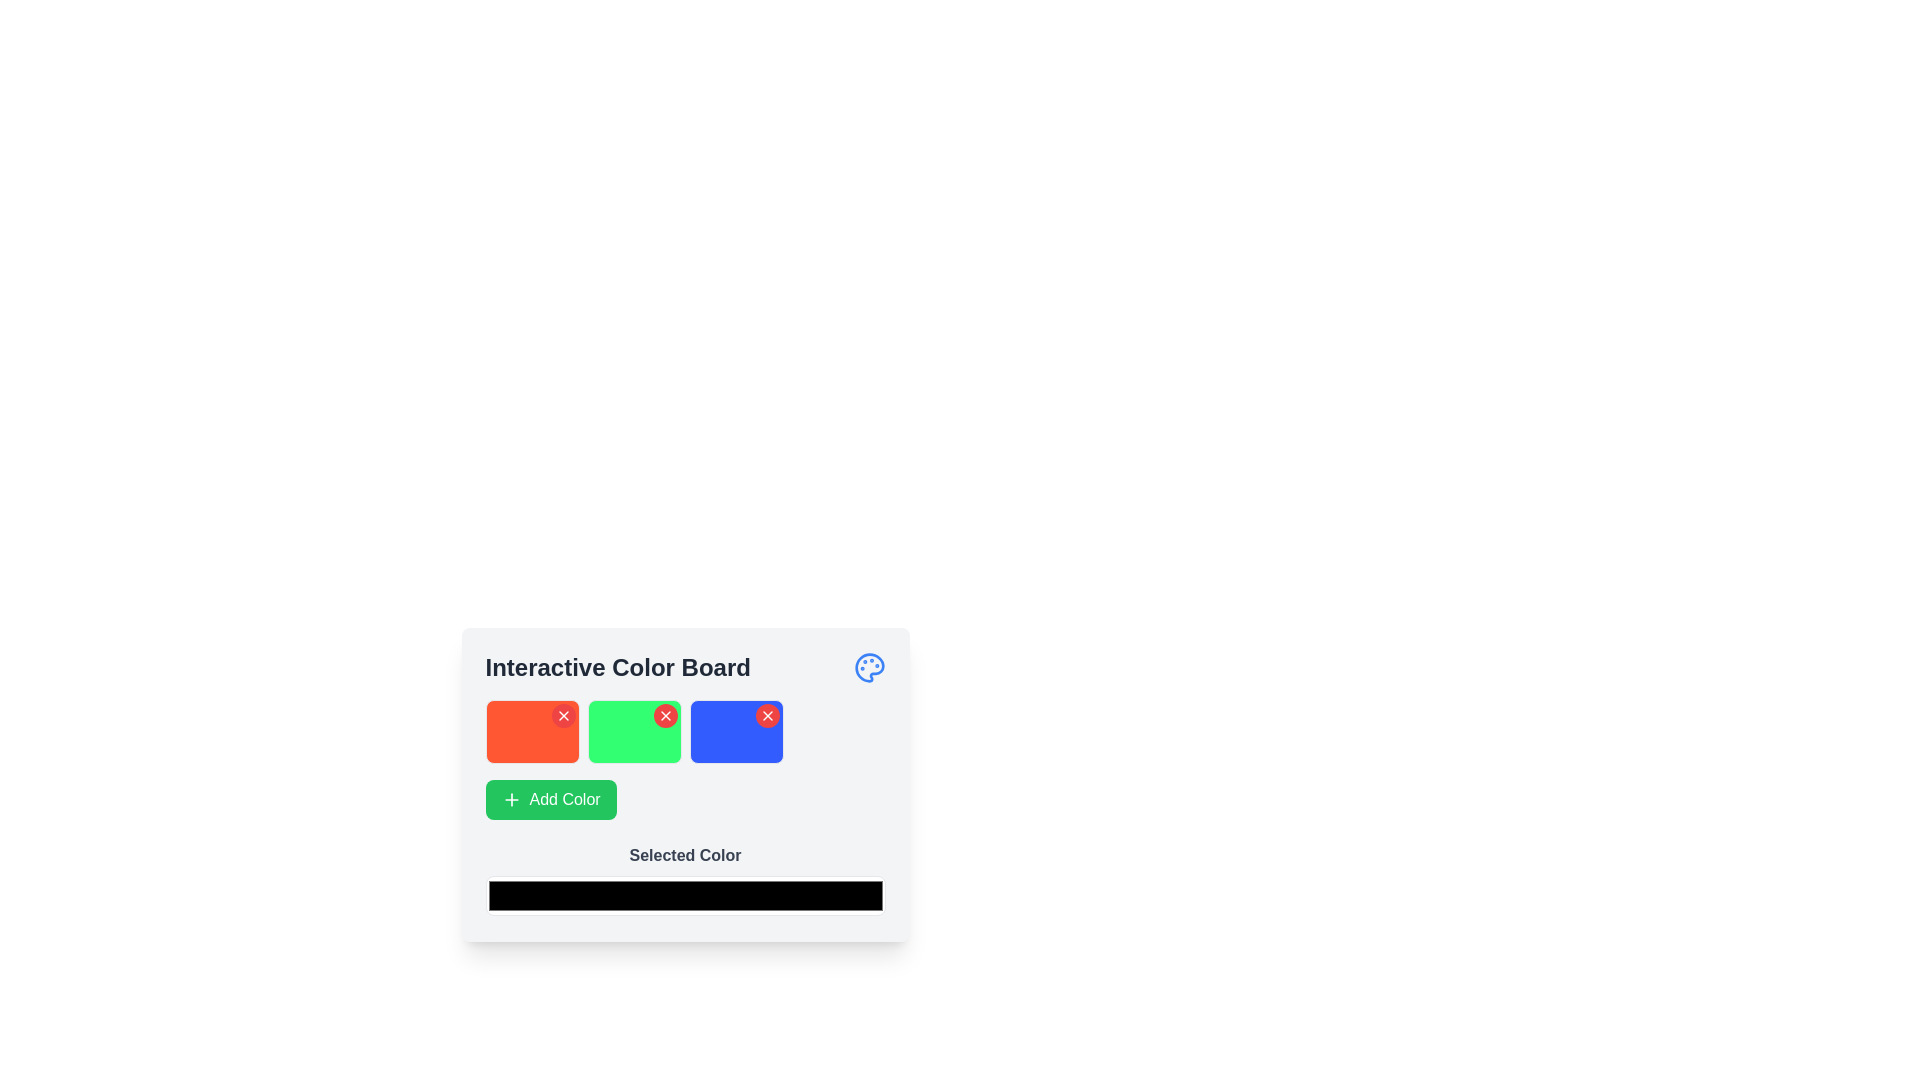  I want to click on the delete button located at the top-right corner of the green color card, so click(665, 715).